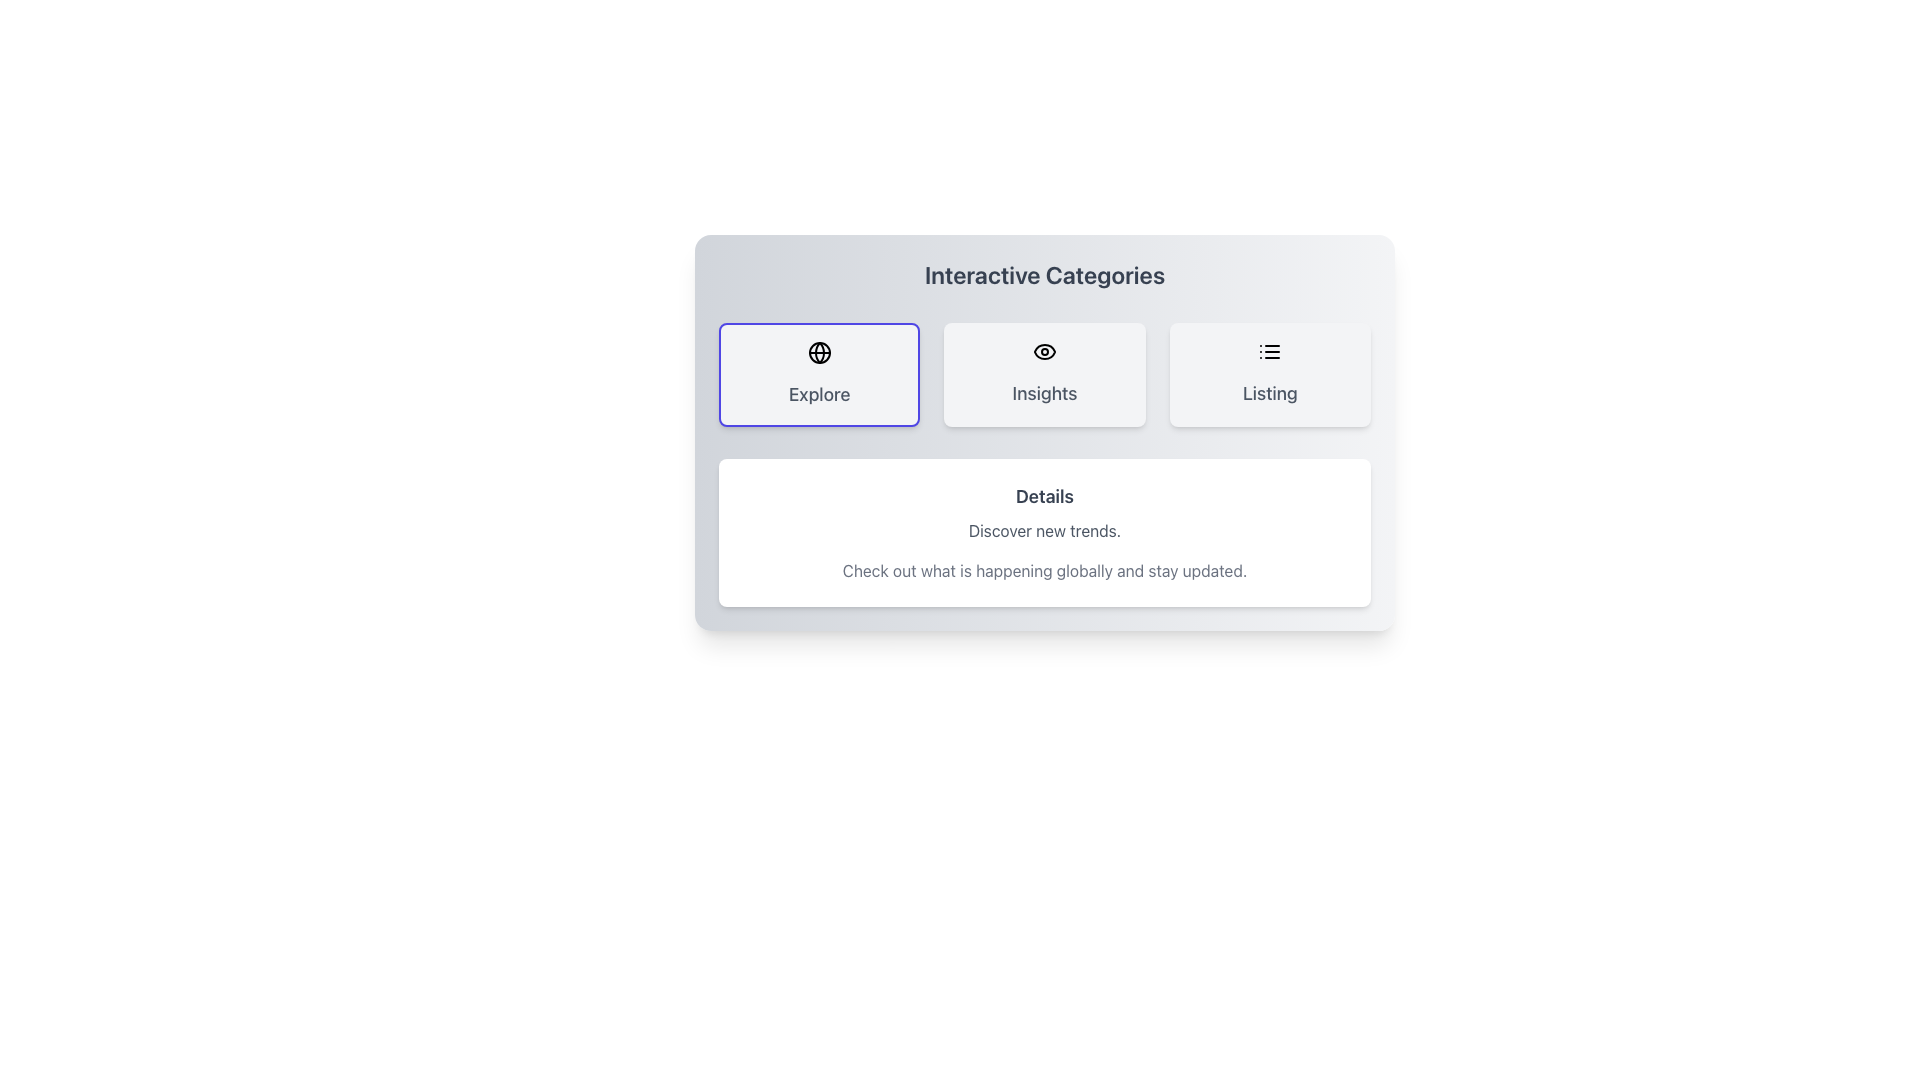  I want to click on the Circle graphic element of the globe icon, which is located above the 'Explore' label in the interface, so click(819, 352).